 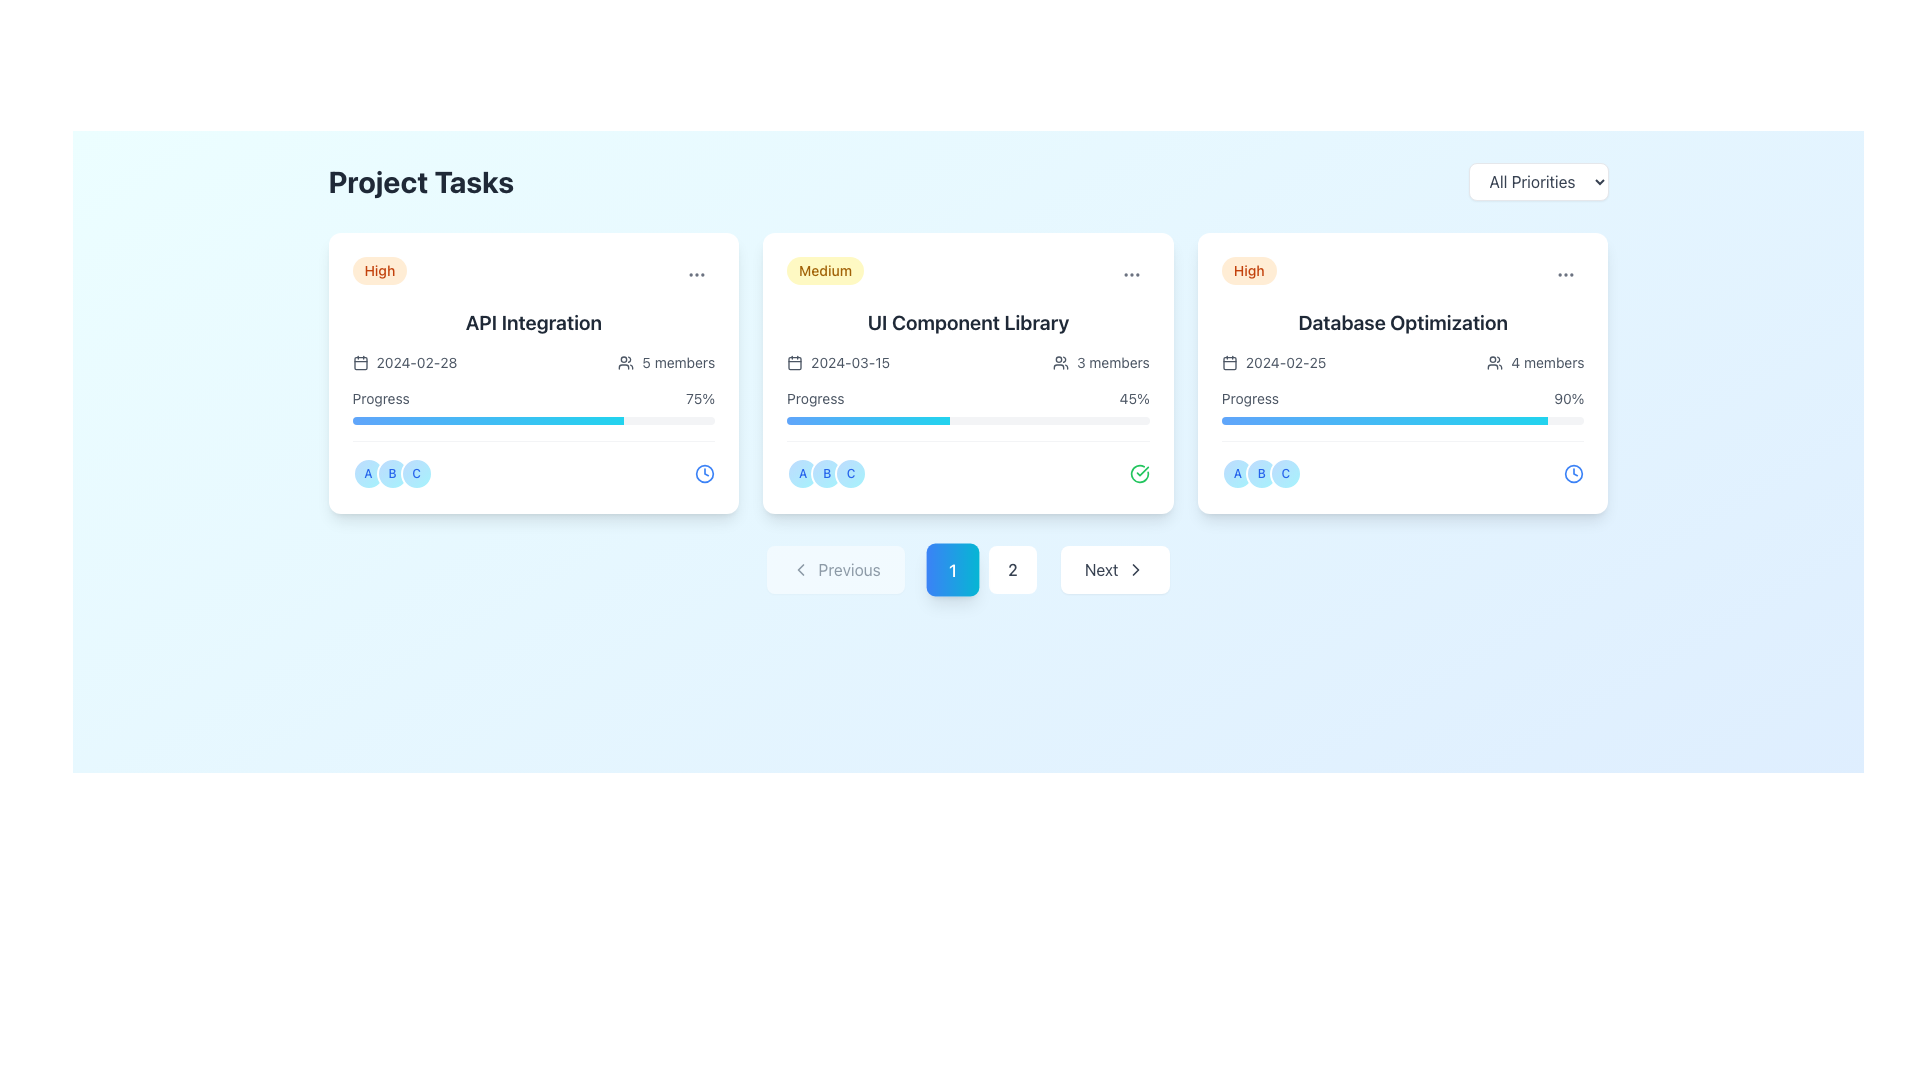 I want to click on second circular badge labeled 'B' with a gradient background and white border, located beneath the progress bar in the 'UI Component Library' card, so click(x=827, y=474).